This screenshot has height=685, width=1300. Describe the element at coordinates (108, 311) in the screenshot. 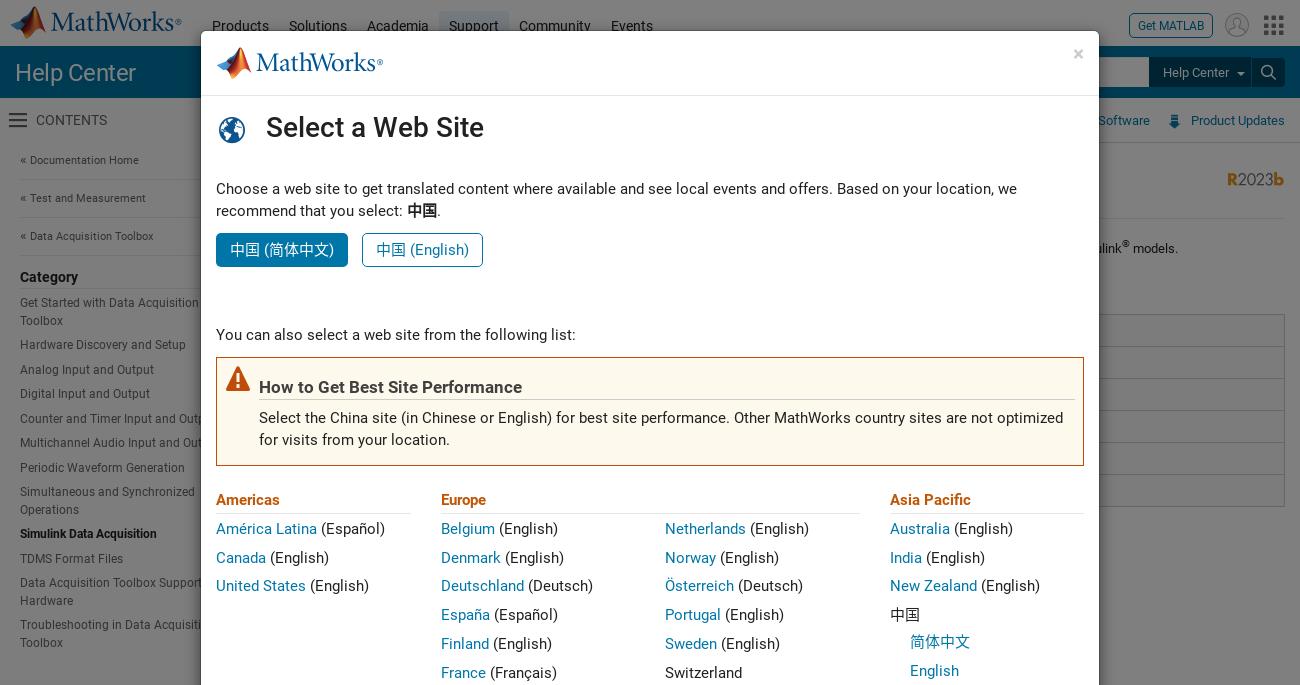

I see `'Get Started with Data Acquisition Toolbox'` at that location.